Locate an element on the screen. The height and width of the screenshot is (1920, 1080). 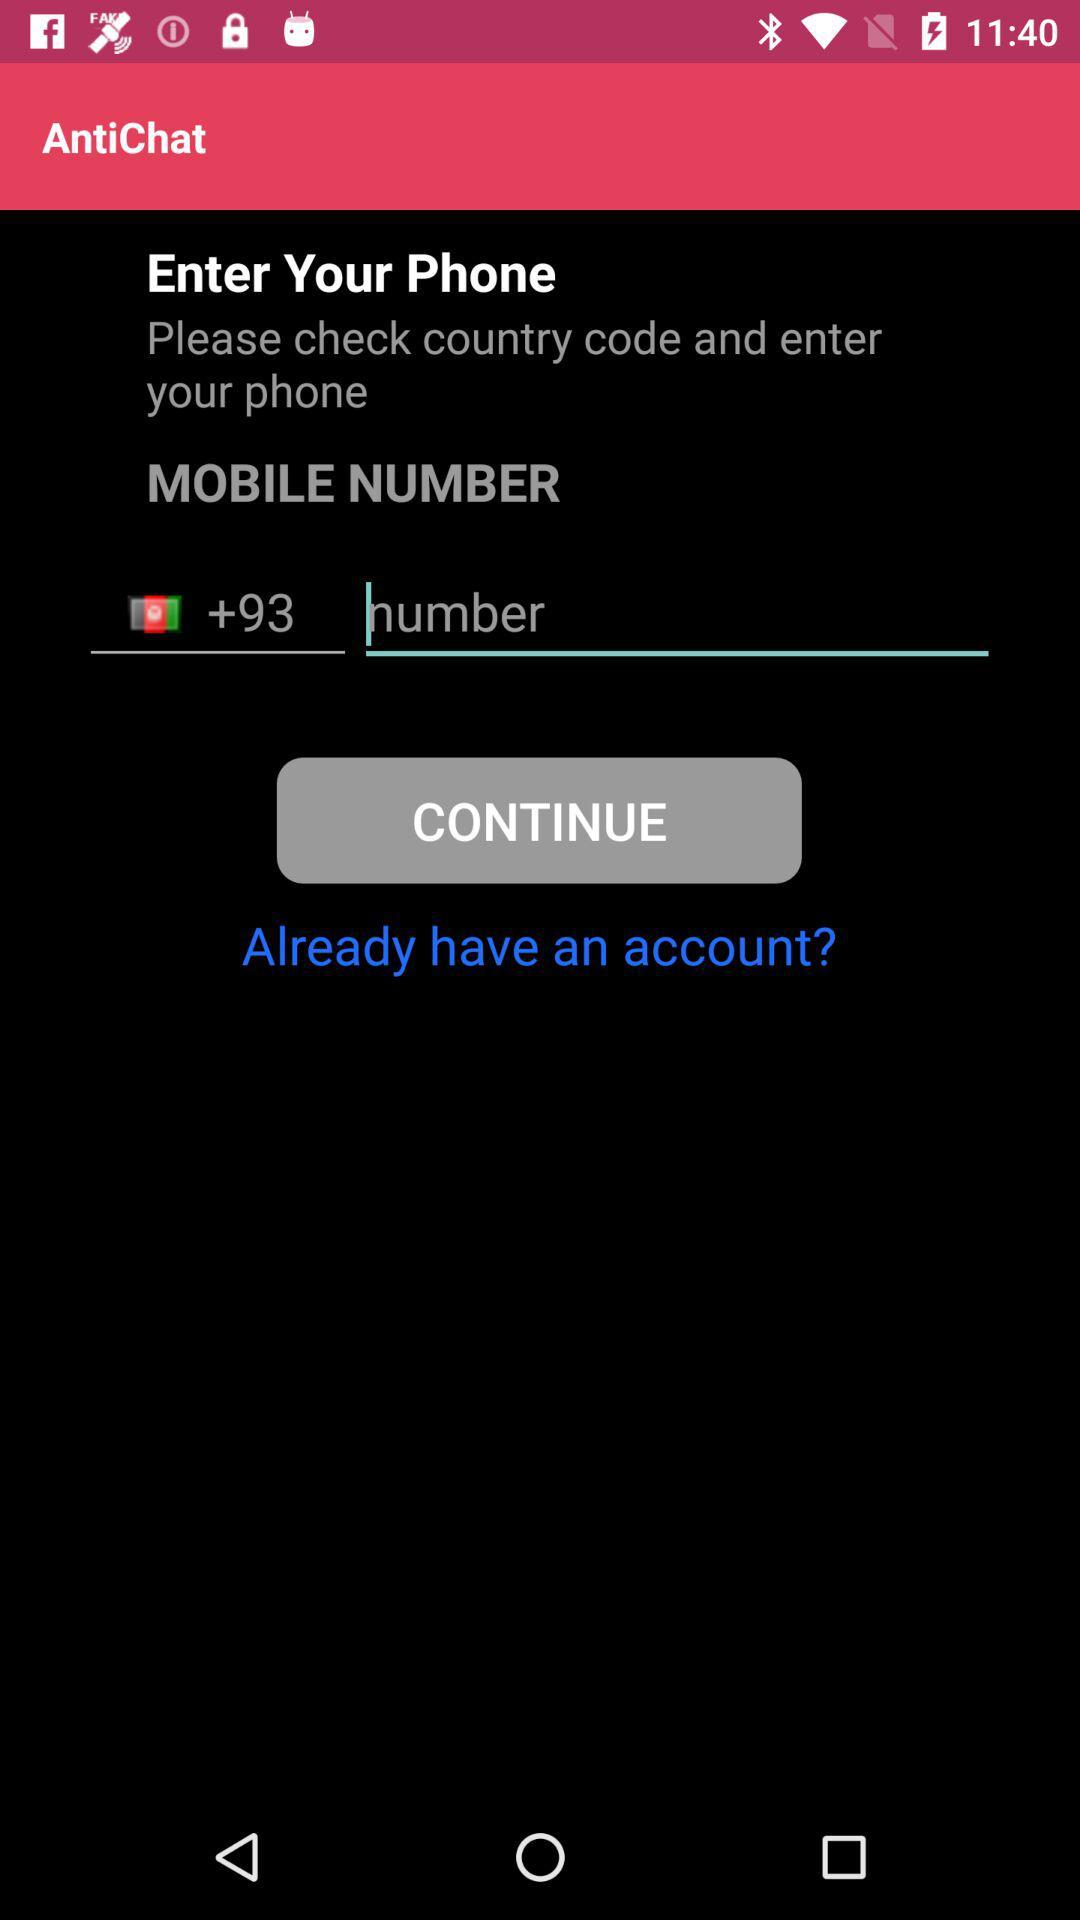
item below the continue is located at coordinates (538, 943).